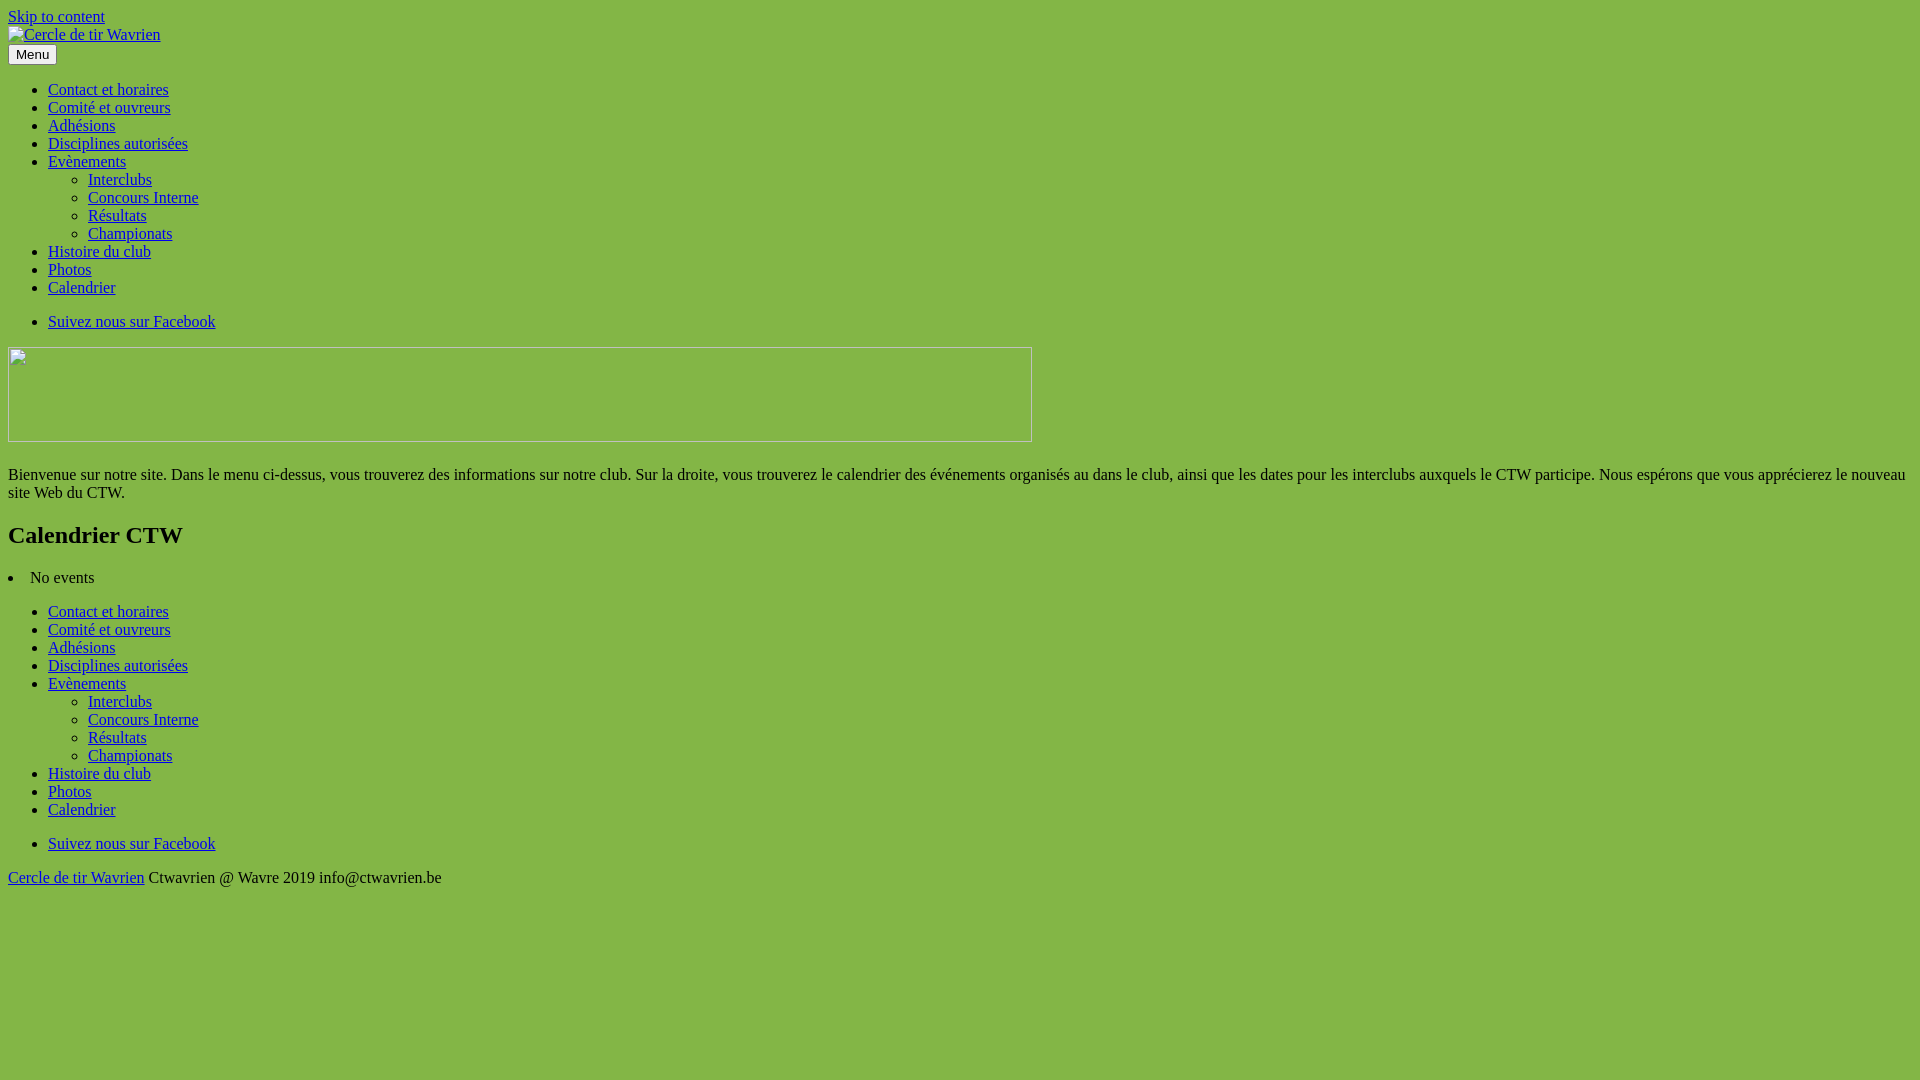  I want to click on 'Contact et horaires', so click(48, 610).